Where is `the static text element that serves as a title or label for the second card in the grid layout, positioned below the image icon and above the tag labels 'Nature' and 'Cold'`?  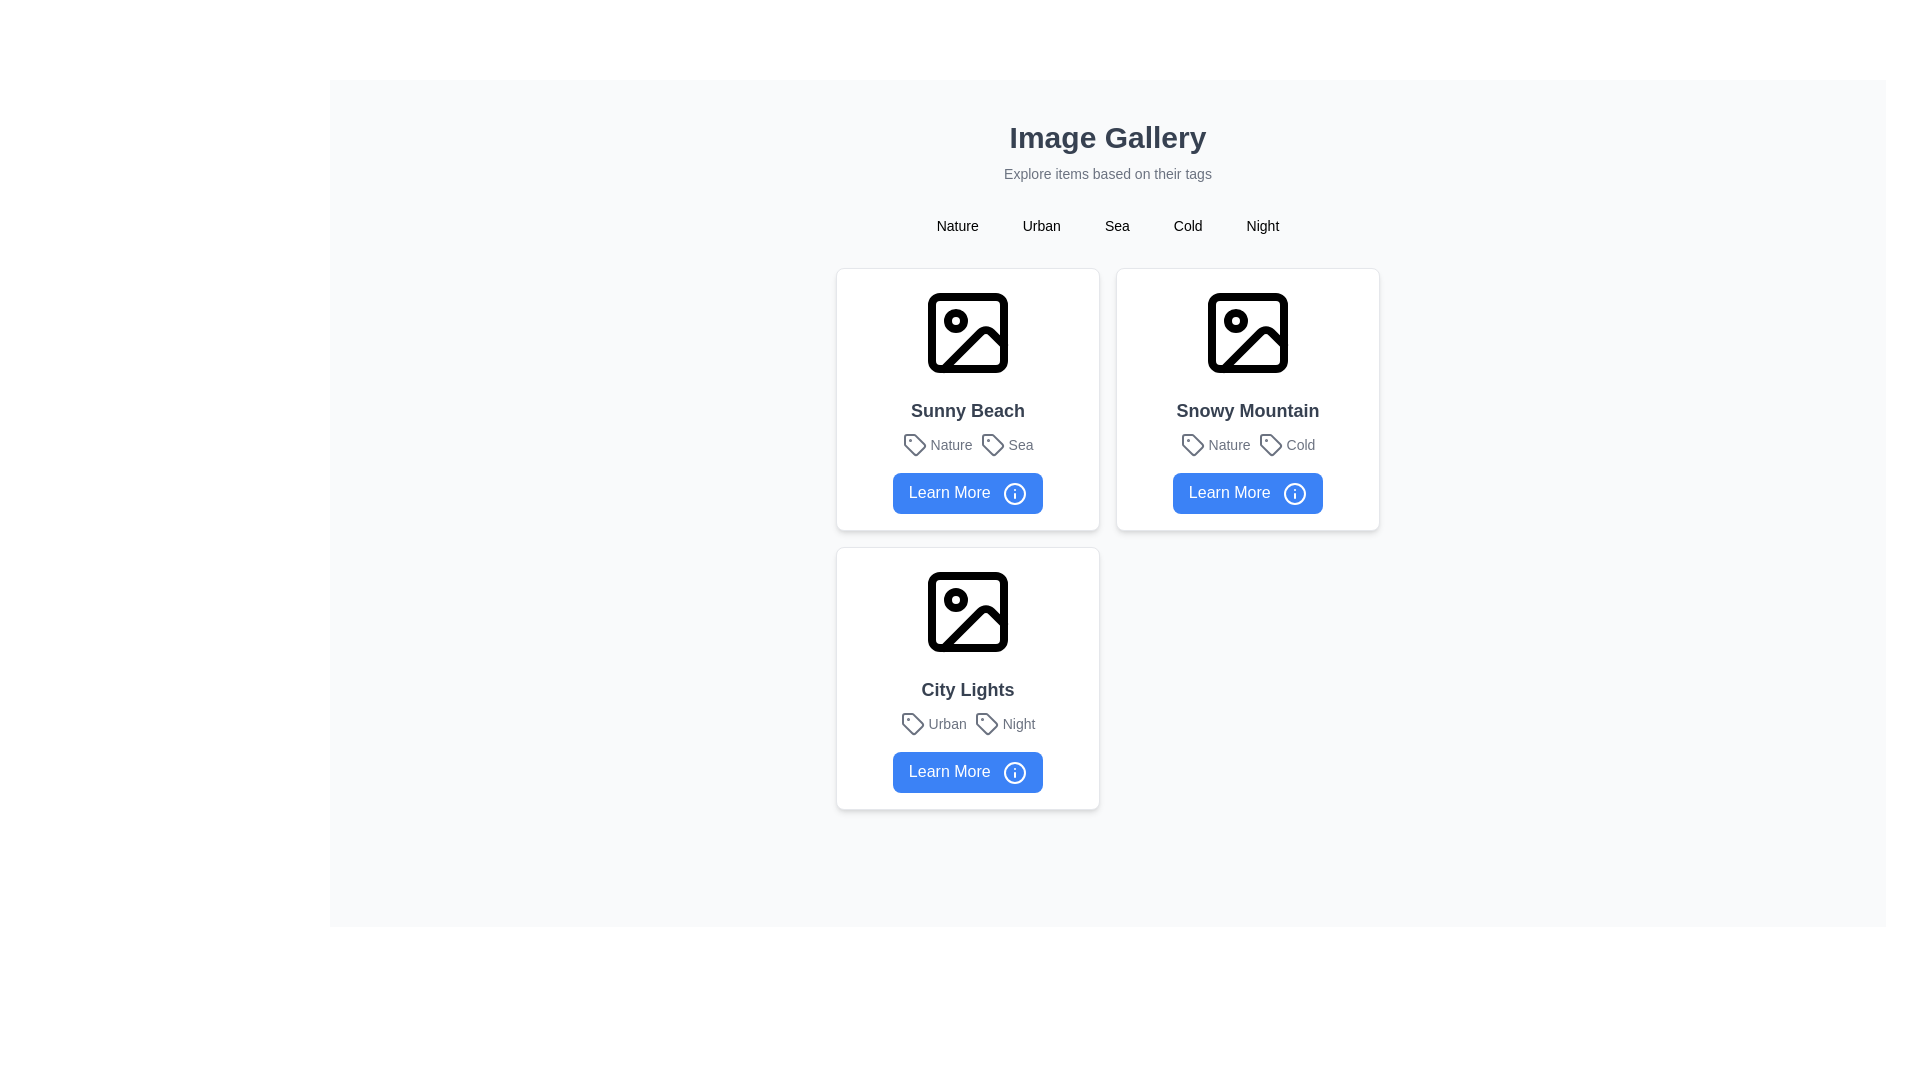
the static text element that serves as a title or label for the second card in the grid layout, positioned below the image icon and above the tag labels 'Nature' and 'Cold' is located at coordinates (1247, 410).